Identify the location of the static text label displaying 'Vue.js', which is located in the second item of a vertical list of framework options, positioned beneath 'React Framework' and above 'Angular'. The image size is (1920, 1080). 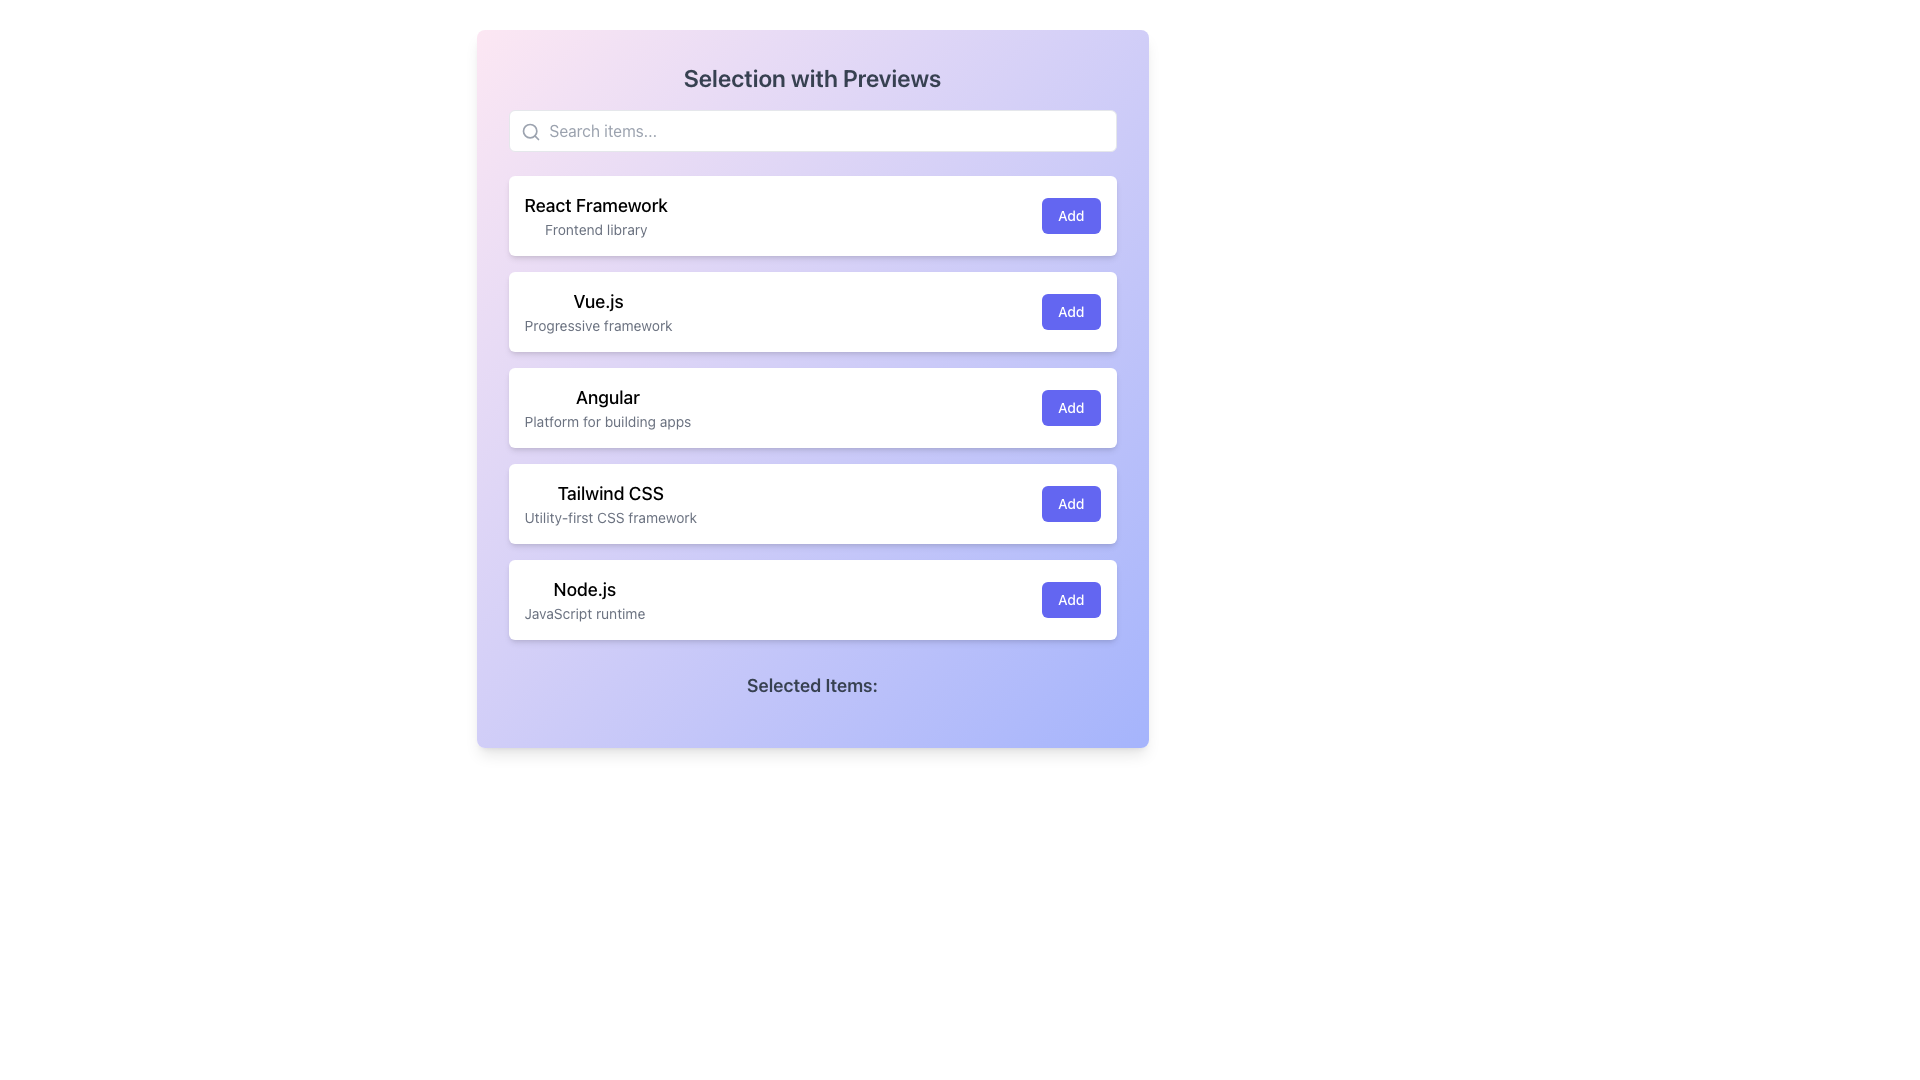
(597, 301).